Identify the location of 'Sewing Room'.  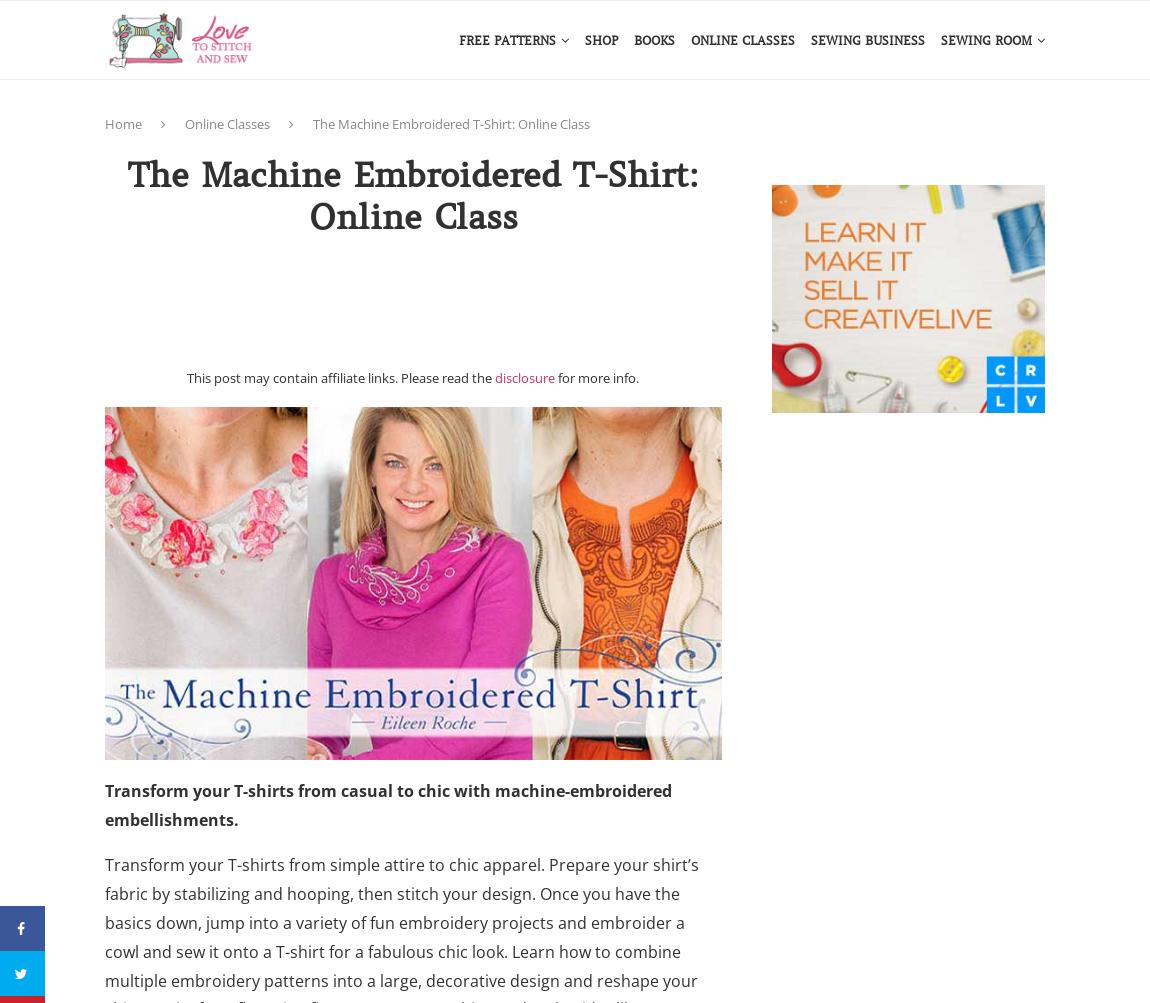
(986, 40).